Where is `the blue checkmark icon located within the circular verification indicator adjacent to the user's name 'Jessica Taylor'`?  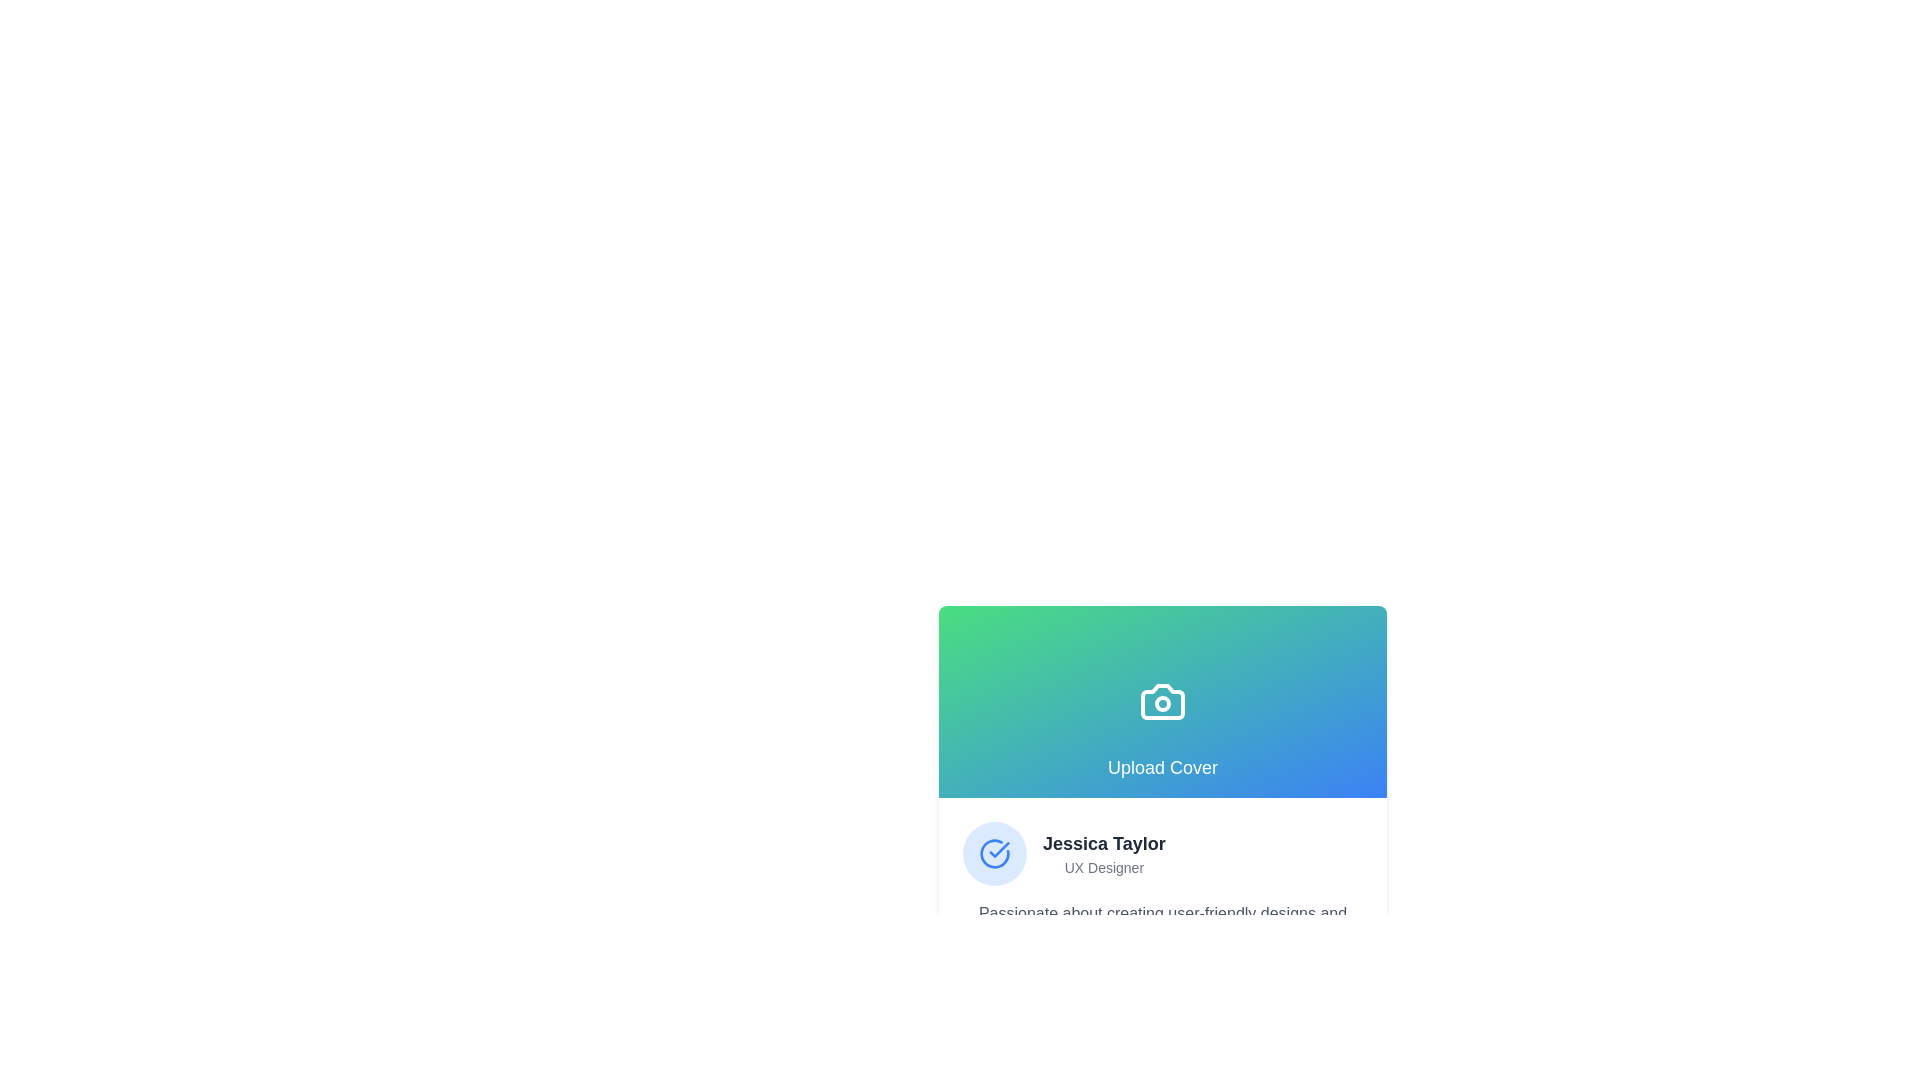 the blue checkmark icon located within the circular verification indicator adjacent to the user's name 'Jessica Taylor' is located at coordinates (999, 849).